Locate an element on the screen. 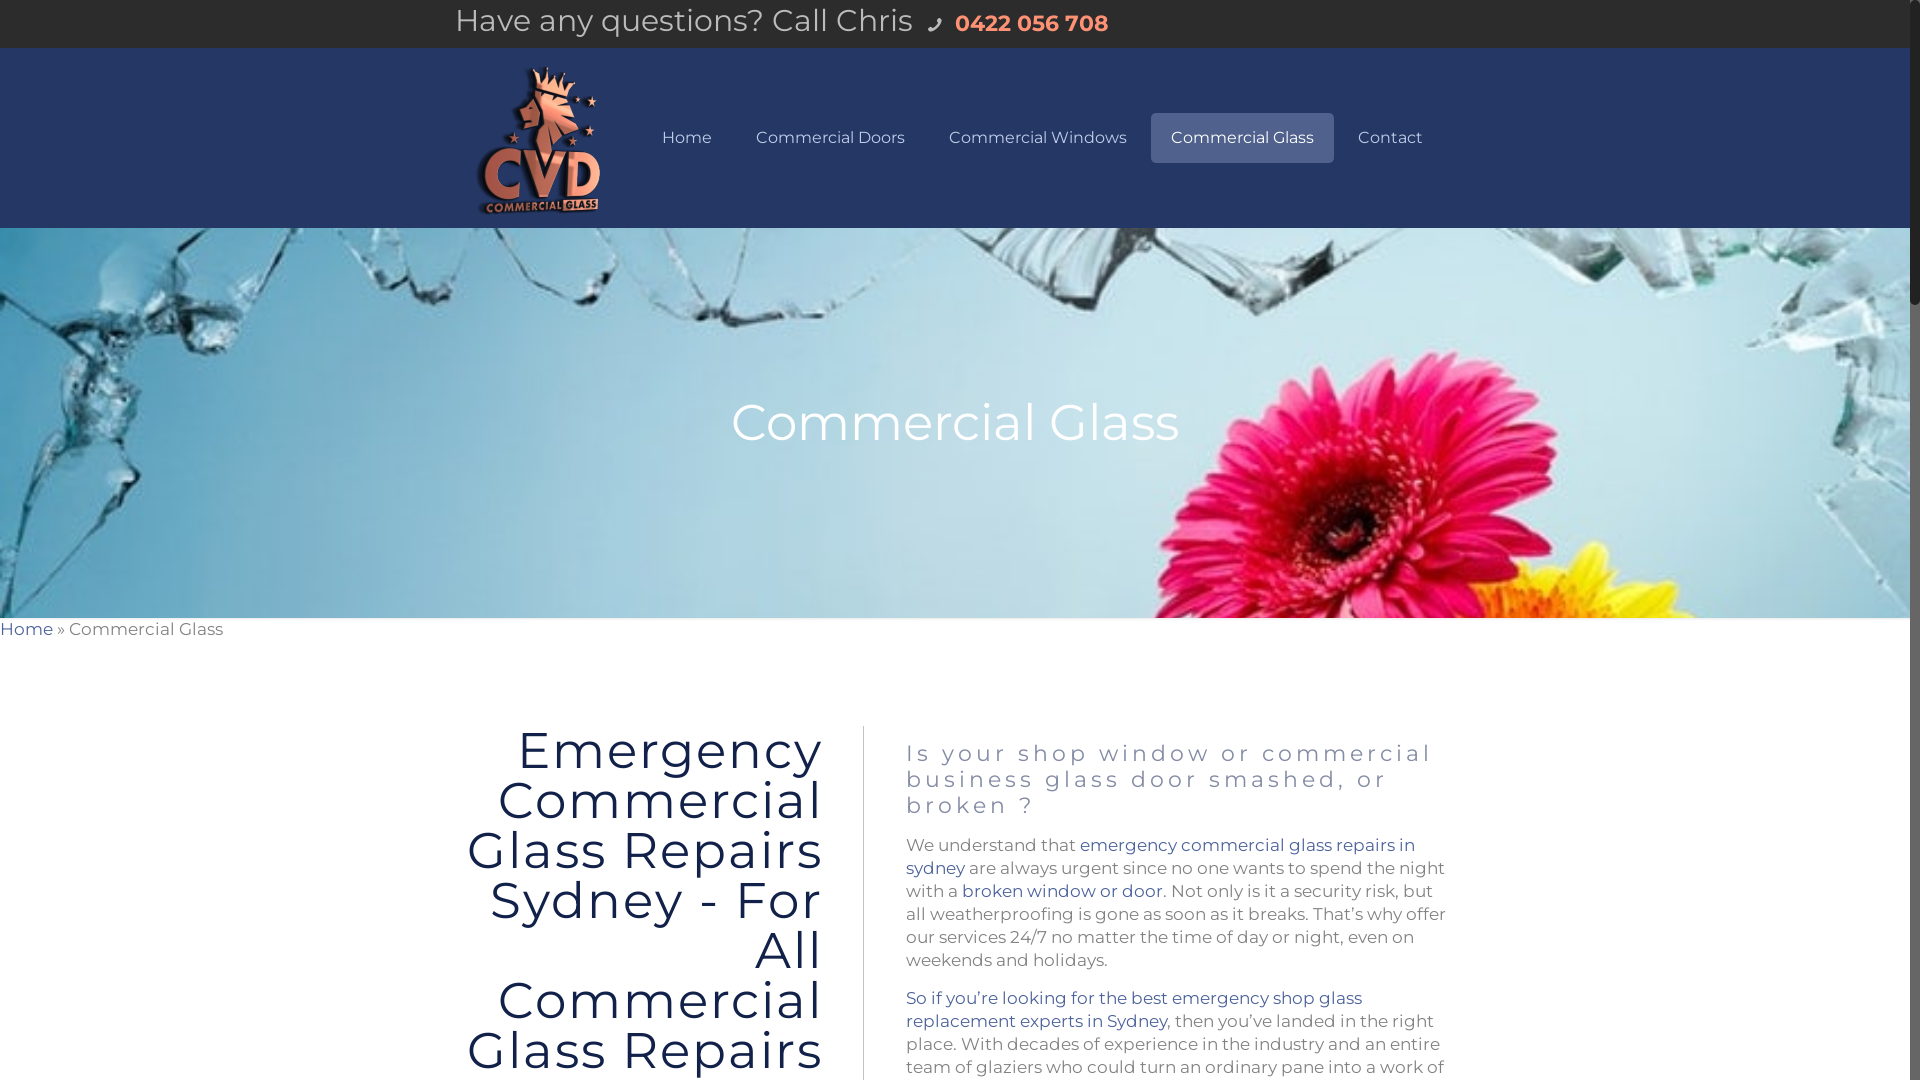 This screenshot has width=1920, height=1080. 'Contact' is located at coordinates (1389, 137).